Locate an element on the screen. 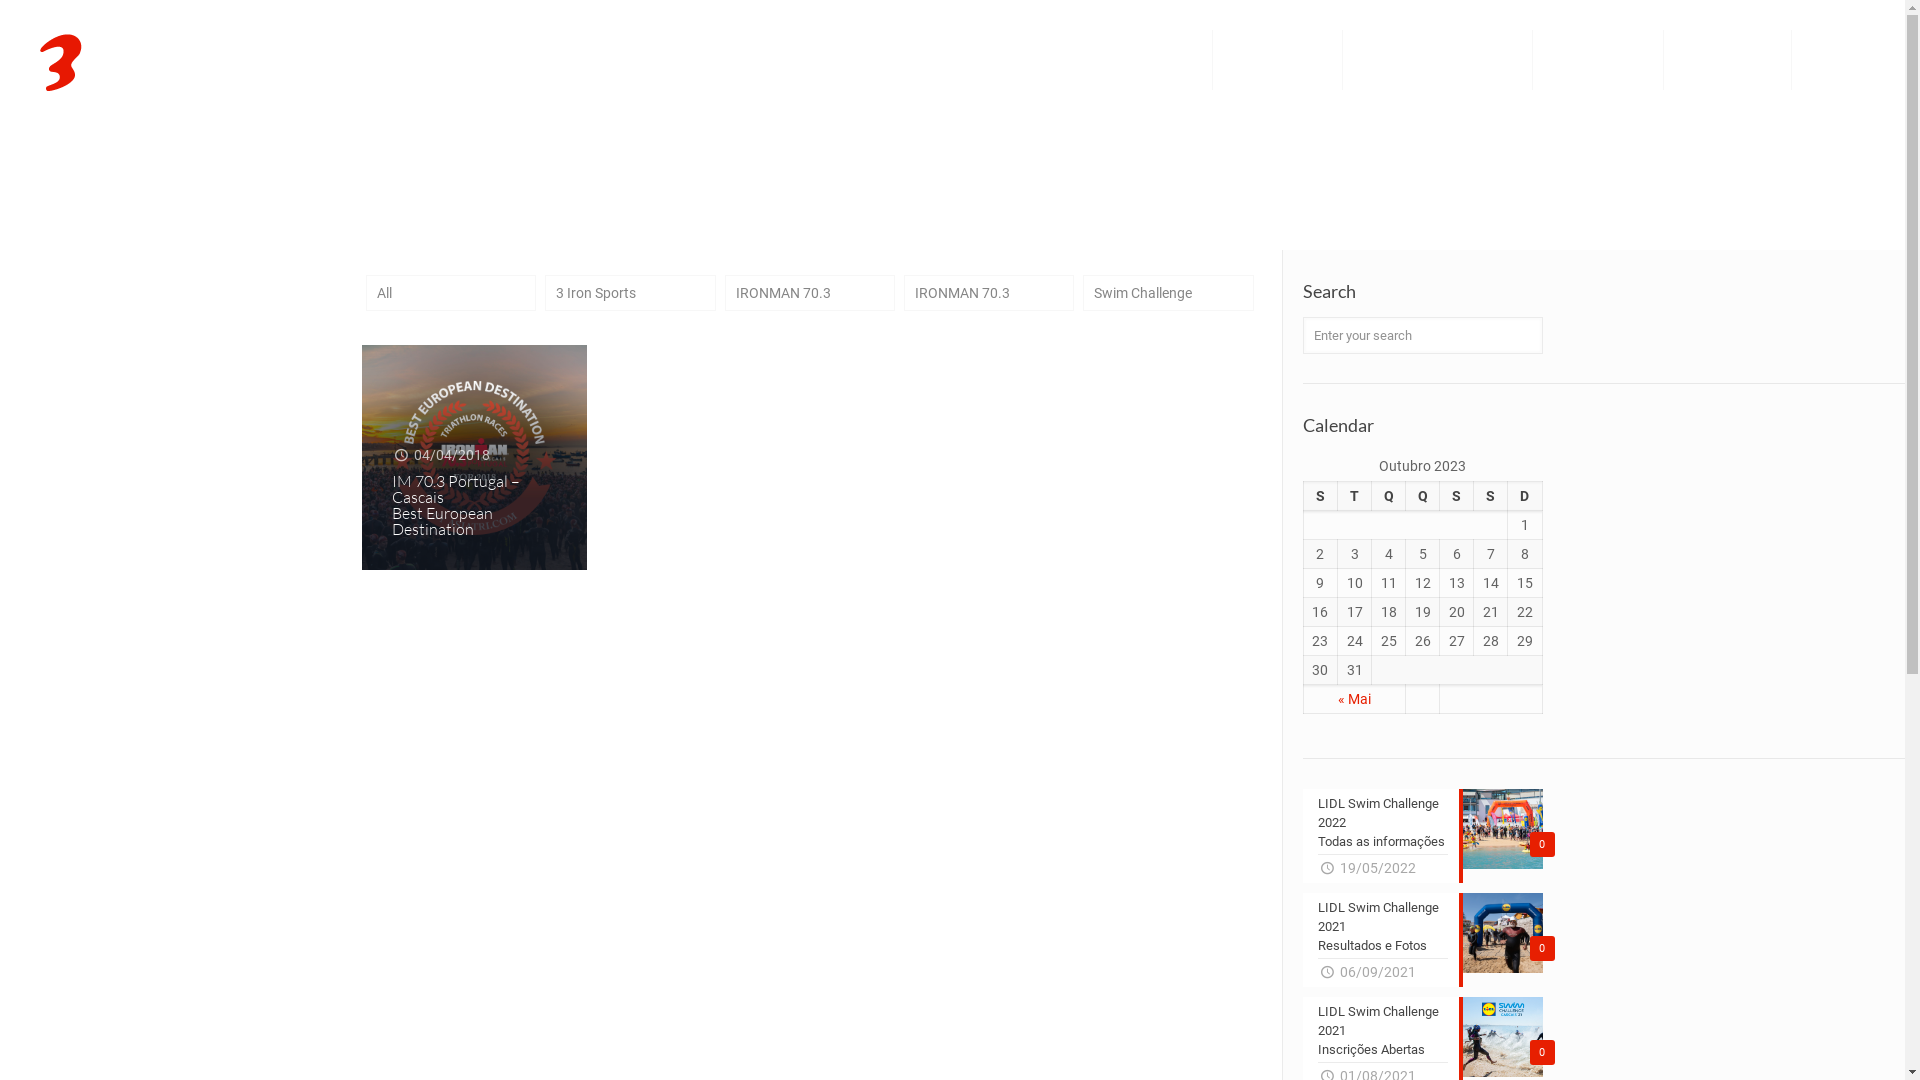  'Swim Challenge' is located at coordinates (1167, 292).